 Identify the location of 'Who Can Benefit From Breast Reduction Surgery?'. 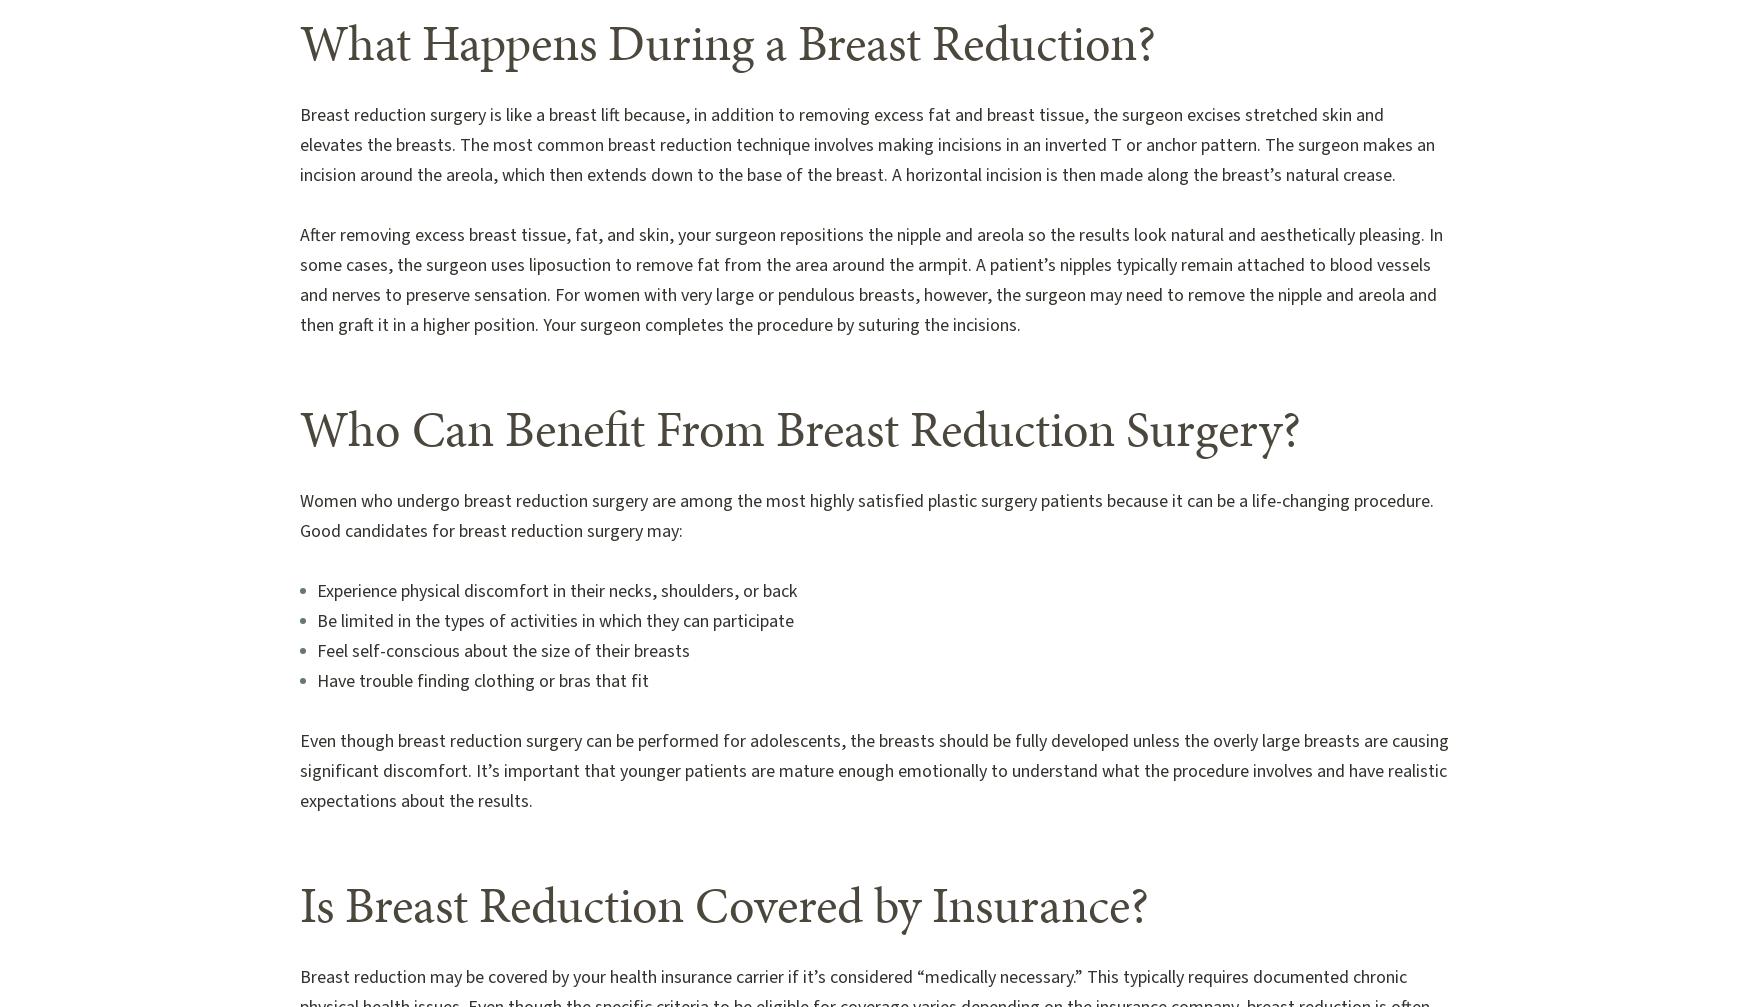
(799, 428).